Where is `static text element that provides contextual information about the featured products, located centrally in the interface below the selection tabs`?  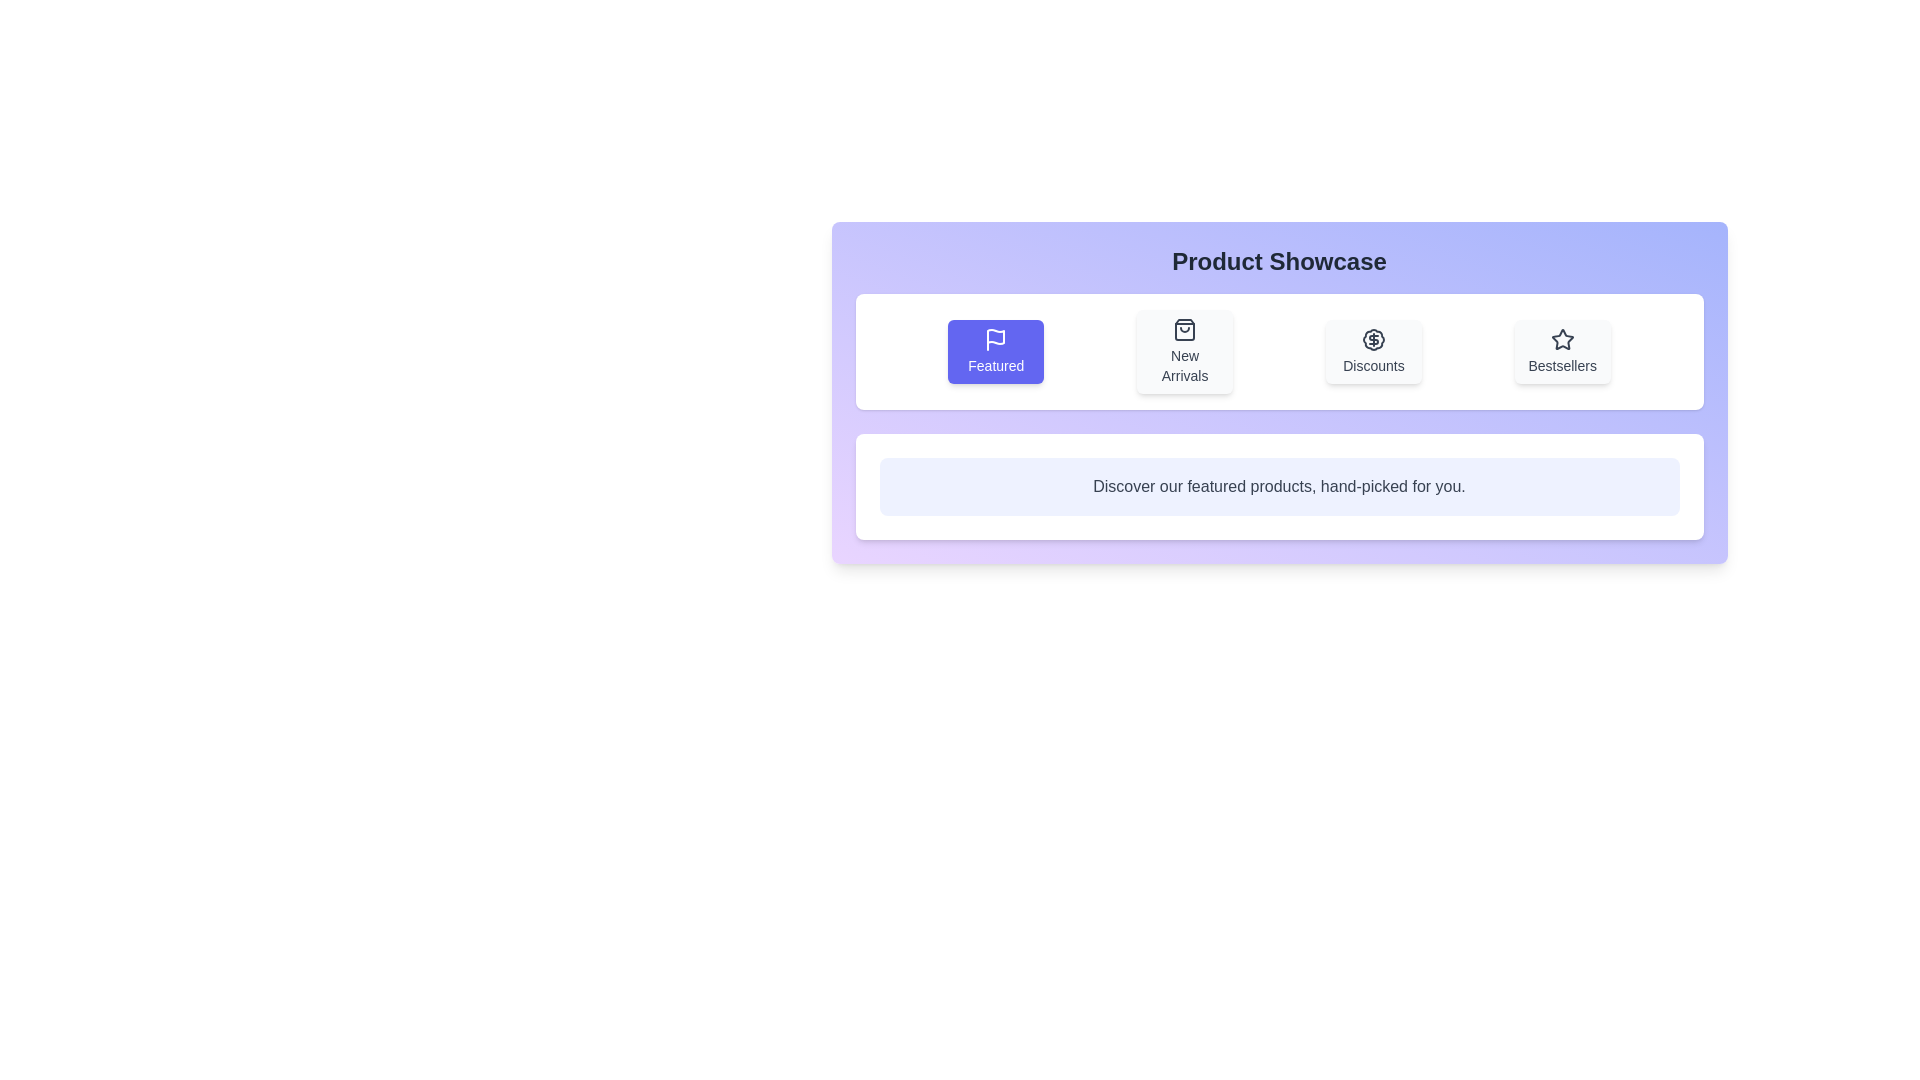
static text element that provides contextual information about the featured products, located centrally in the interface below the selection tabs is located at coordinates (1278, 486).